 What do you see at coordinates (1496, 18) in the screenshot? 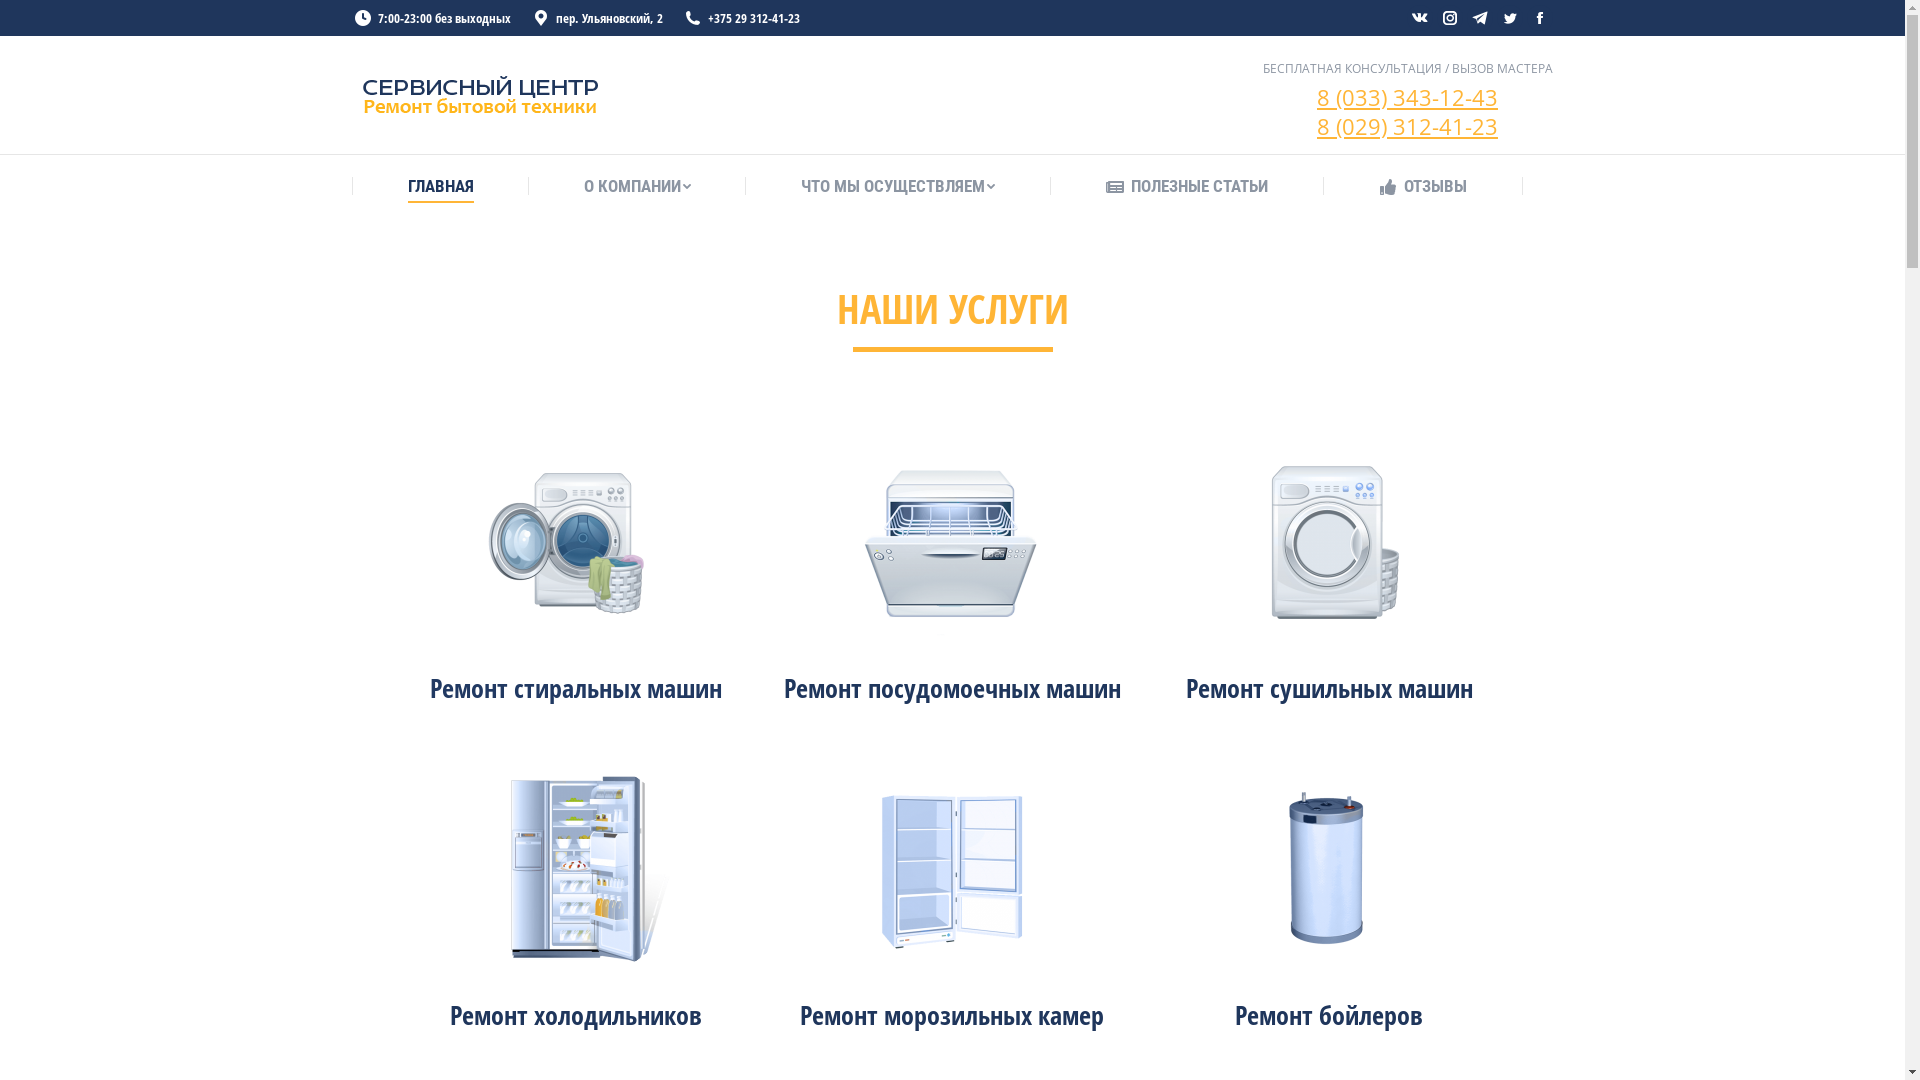
I see `'Twitter page opens in new window'` at bounding box center [1496, 18].